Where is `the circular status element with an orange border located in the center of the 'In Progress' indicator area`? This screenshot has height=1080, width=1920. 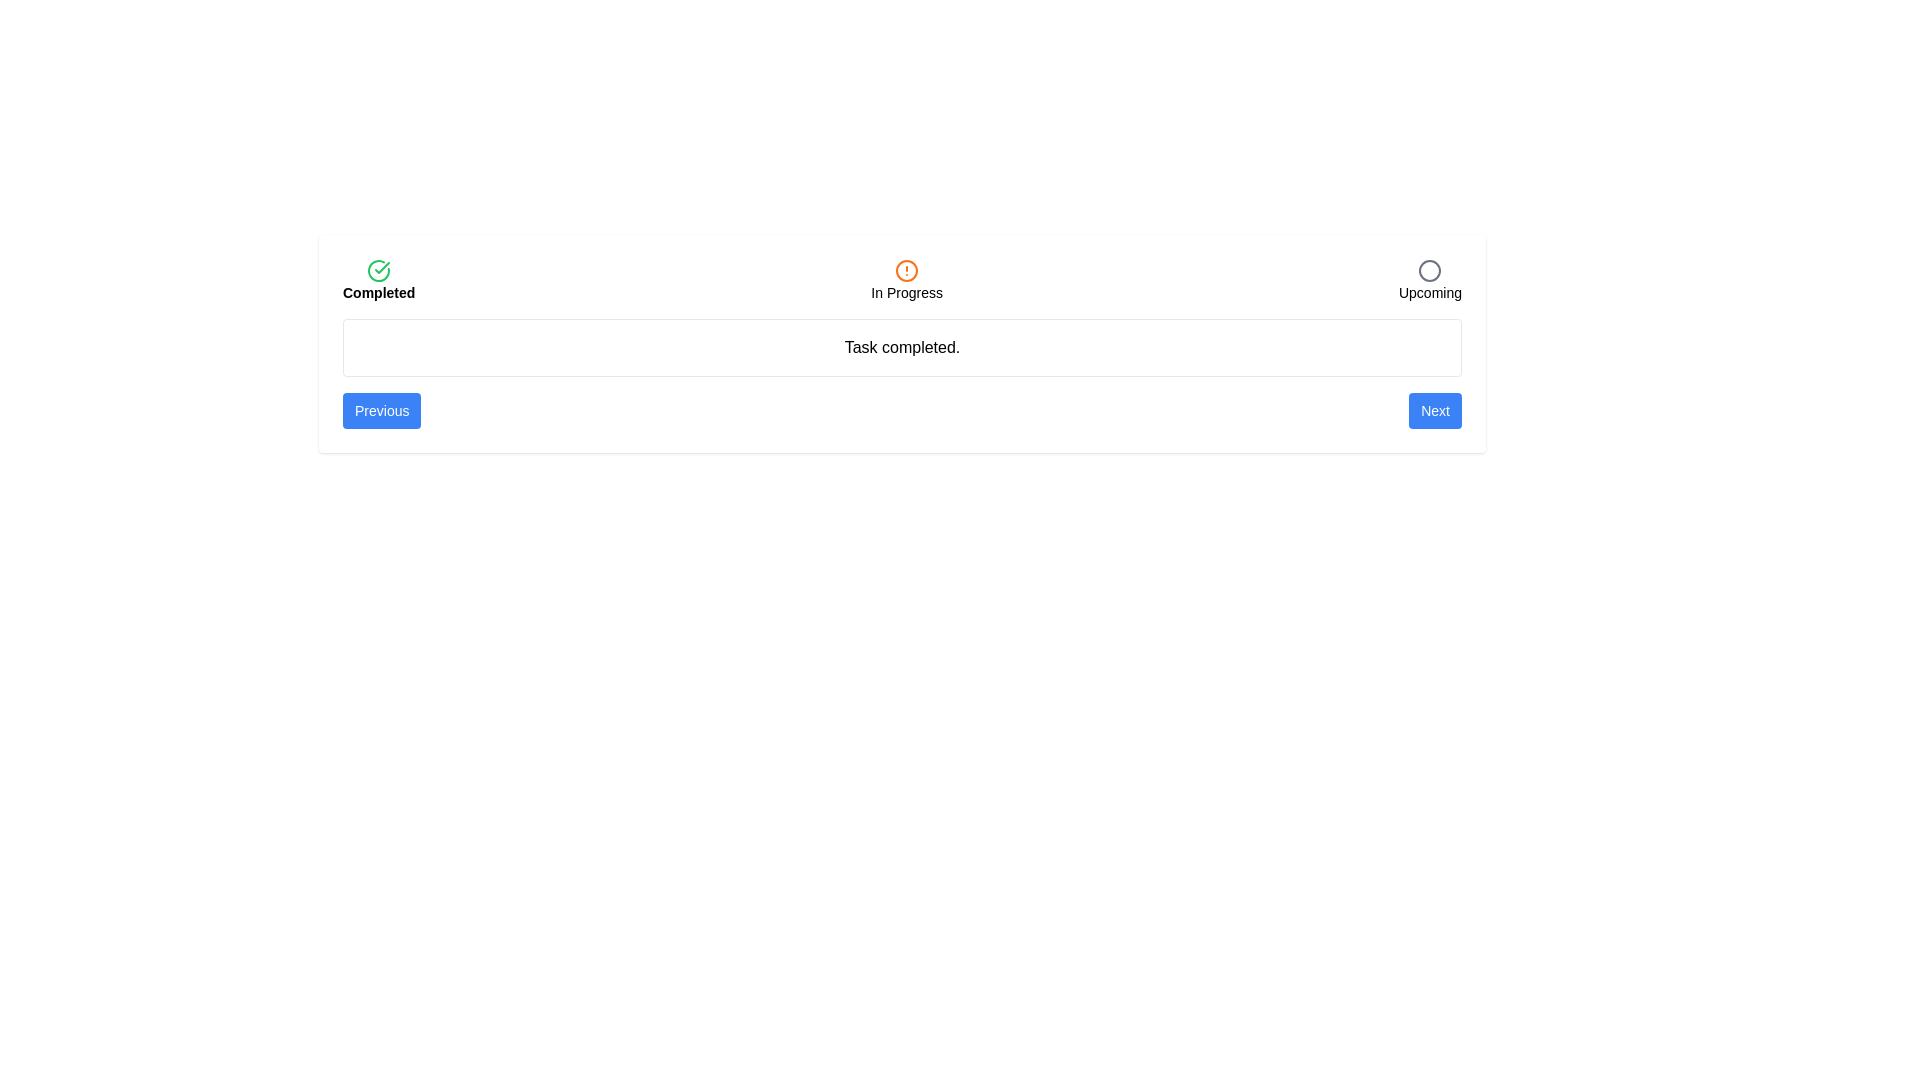
the circular status element with an orange border located in the center of the 'In Progress' indicator area is located at coordinates (906, 270).